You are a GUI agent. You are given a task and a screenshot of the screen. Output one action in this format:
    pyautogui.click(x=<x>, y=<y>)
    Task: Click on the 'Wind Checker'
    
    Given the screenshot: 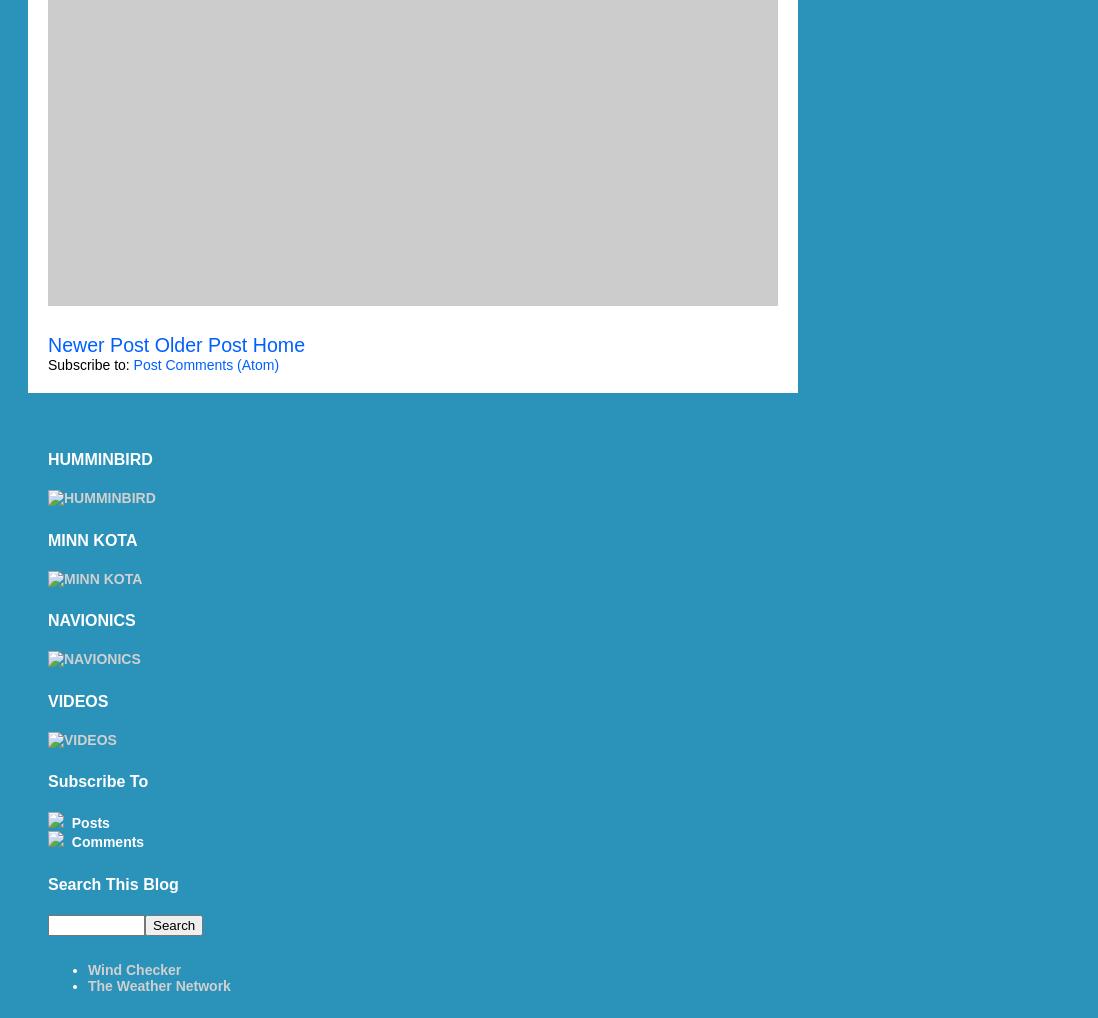 What is the action you would take?
    pyautogui.click(x=134, y=969)
    